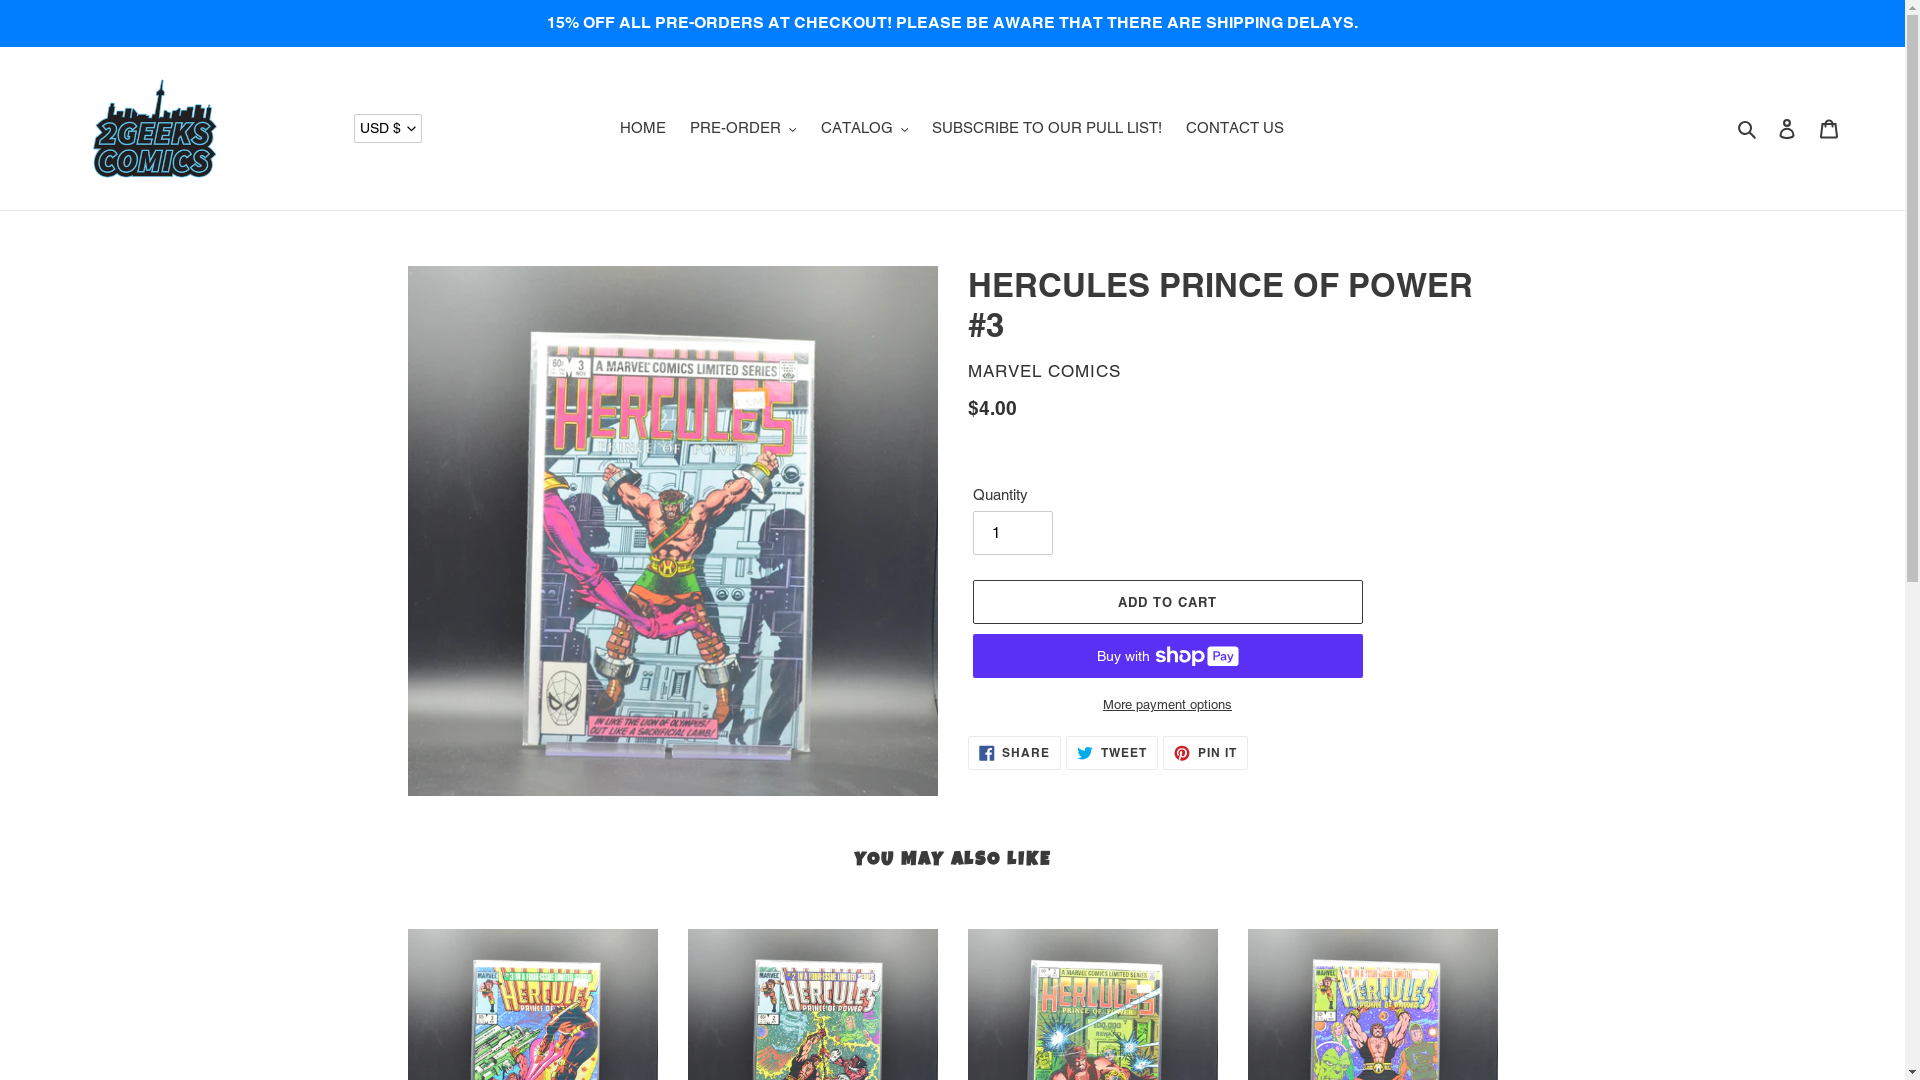 The image size is (1920, 1080). I want to click on 'CATALOG', so click(864, 128).